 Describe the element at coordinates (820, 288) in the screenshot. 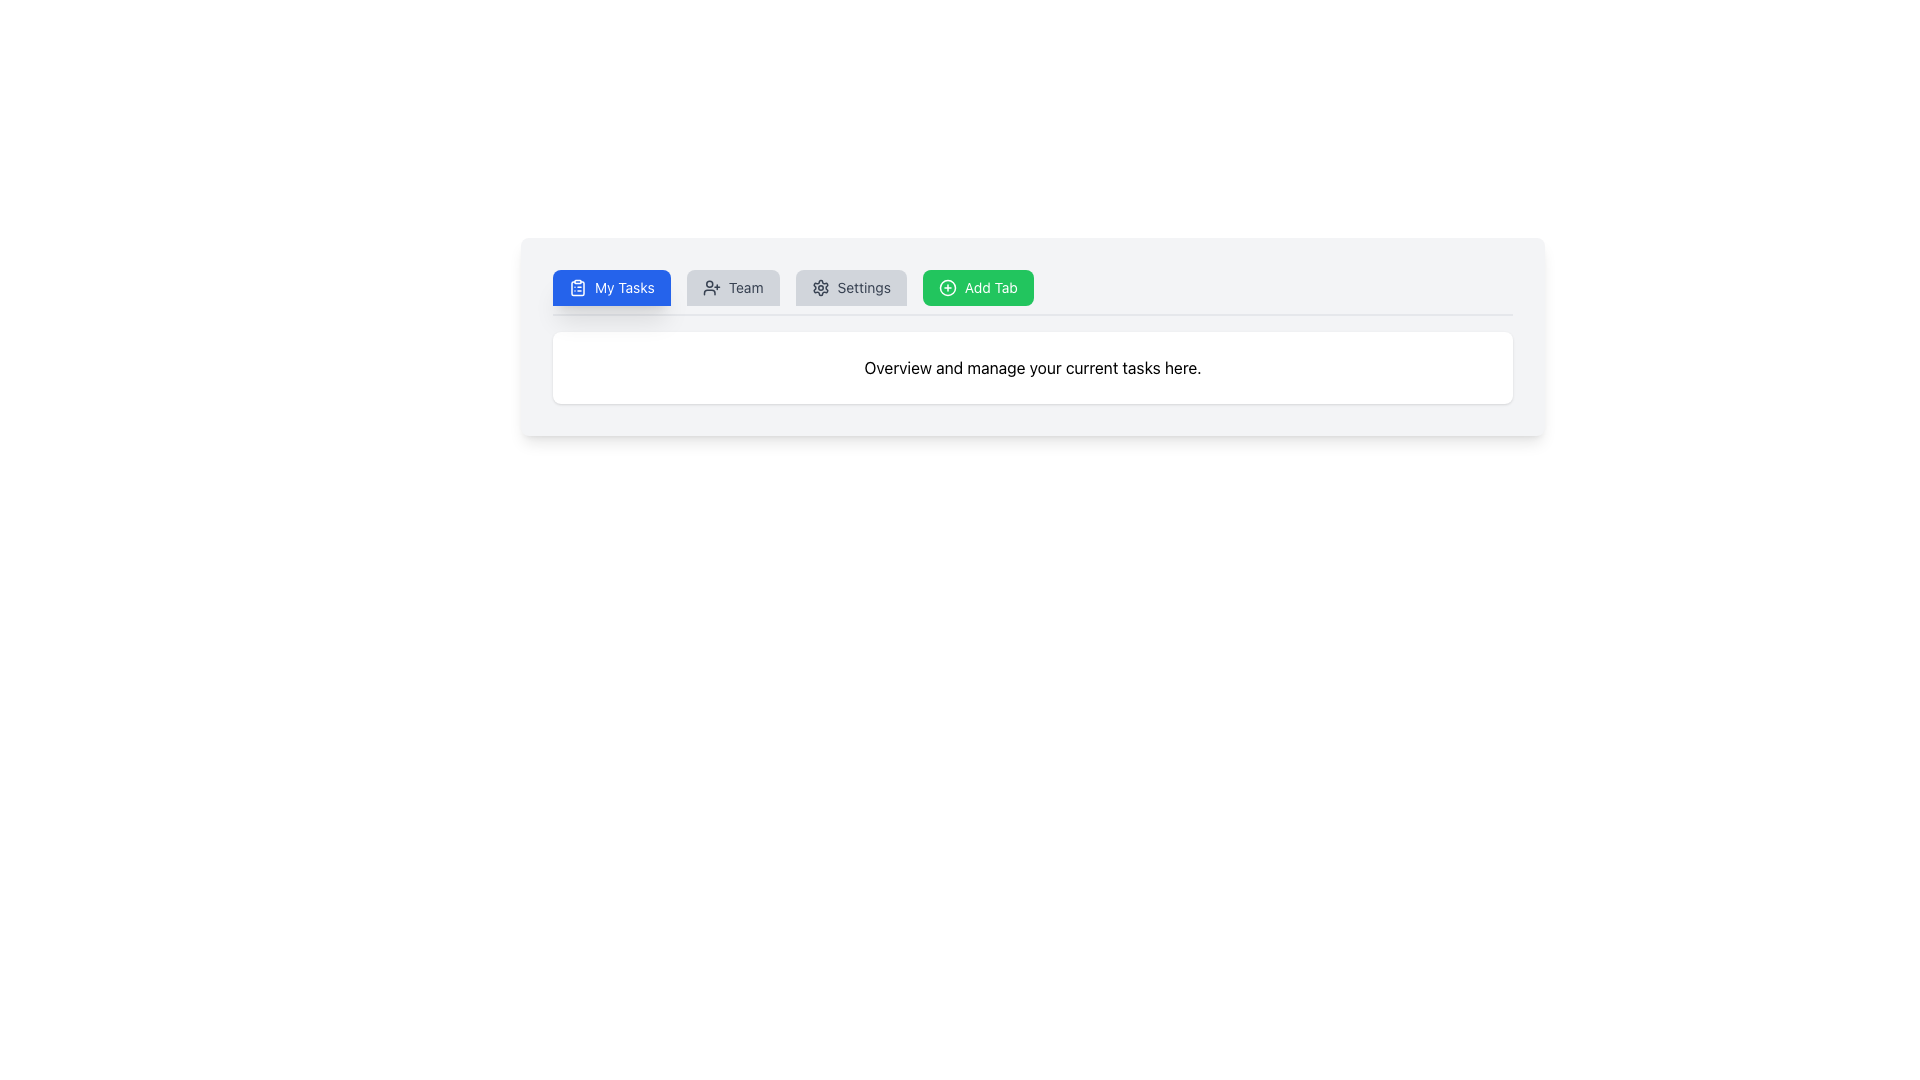

I see `the small gear-shaped gray icon that represents the settings symbol, located in the navigation bar between the 'Team' button and the 'Add Tab' button` at that location.